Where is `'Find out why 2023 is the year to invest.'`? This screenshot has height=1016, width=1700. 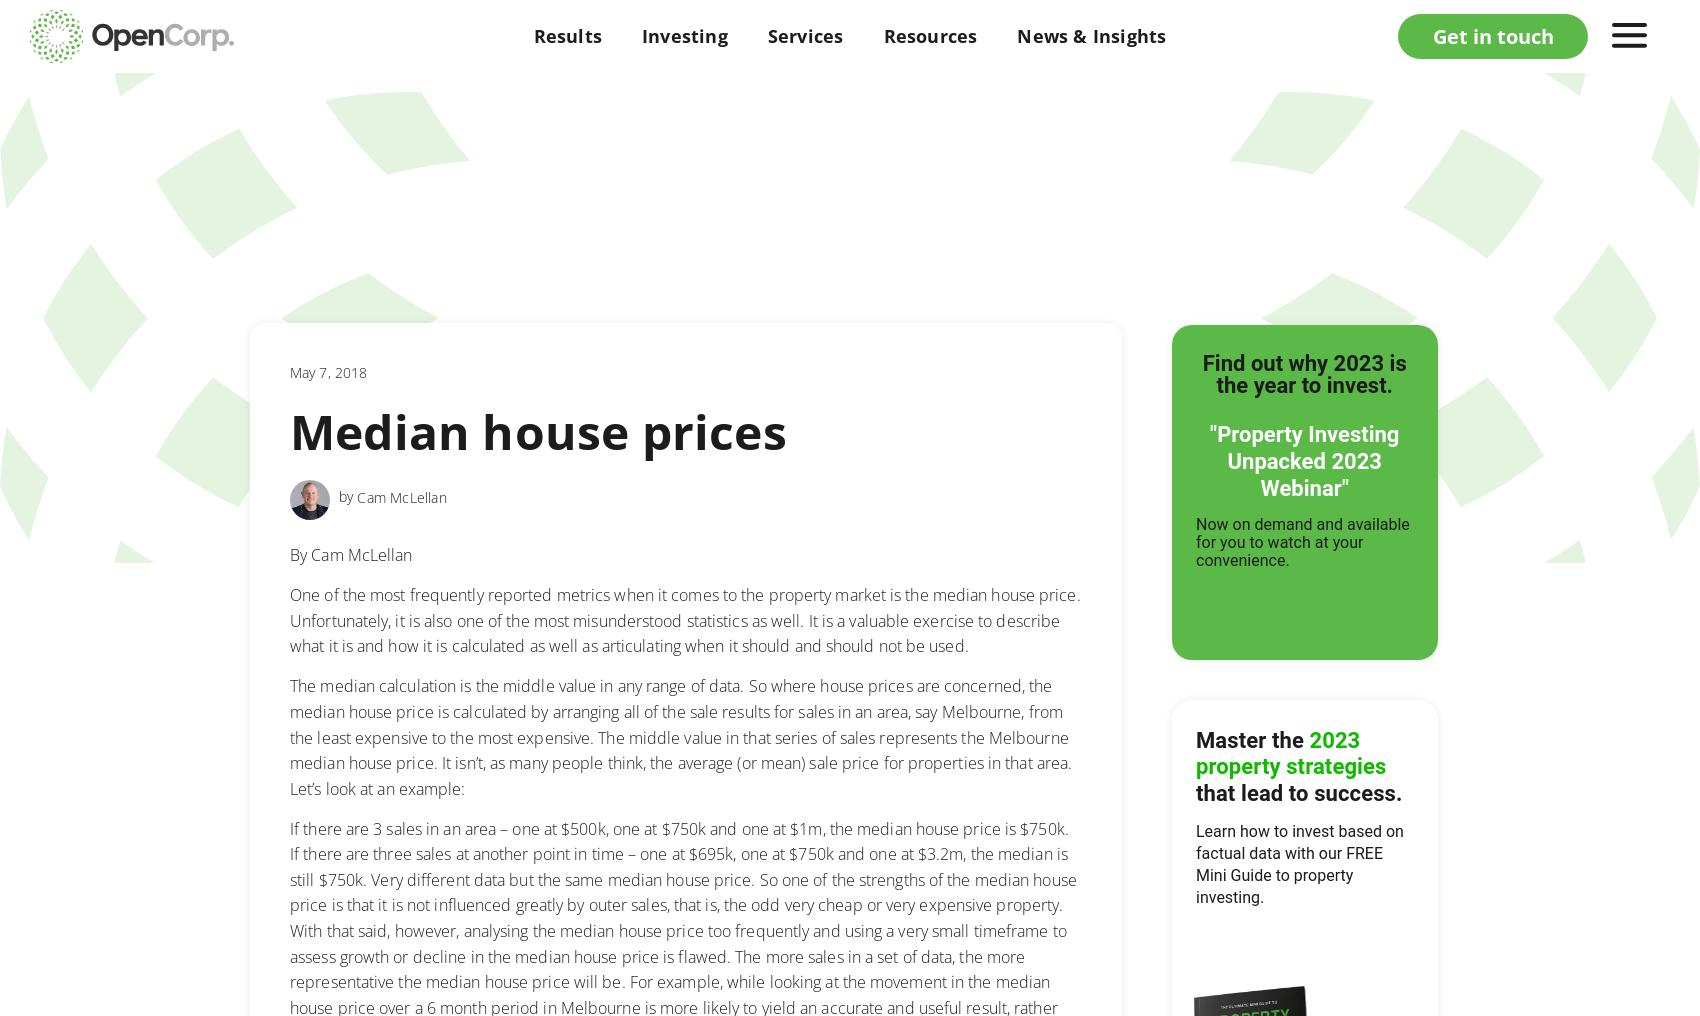 'Find out why 2023 is the year to invest.' is located at coordinates (1304, 374).